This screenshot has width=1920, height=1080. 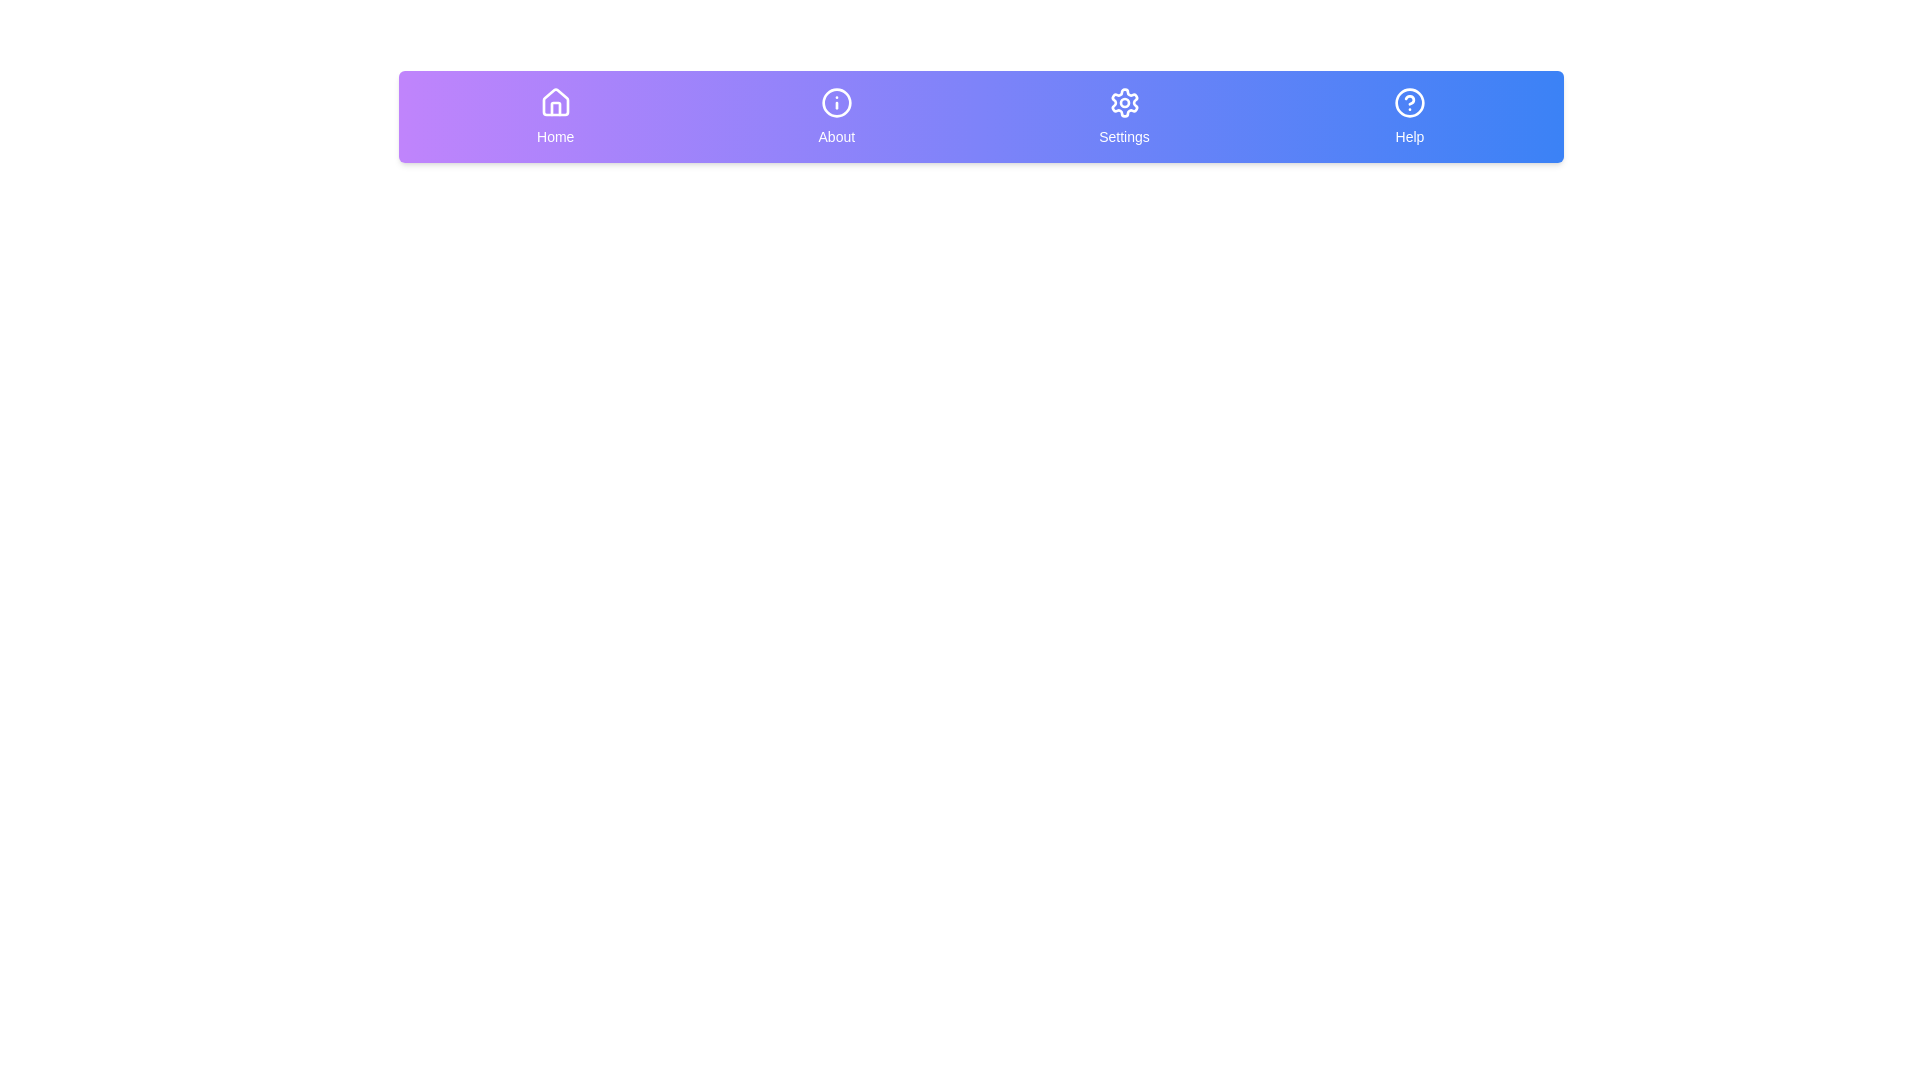 What do you see at coordinates (836, 116) in the screenshot?
I see `the 'About' button, which features an information symbol inside a circle on a purple background, located in the top navigation bar` at bounding box center [836, 116].